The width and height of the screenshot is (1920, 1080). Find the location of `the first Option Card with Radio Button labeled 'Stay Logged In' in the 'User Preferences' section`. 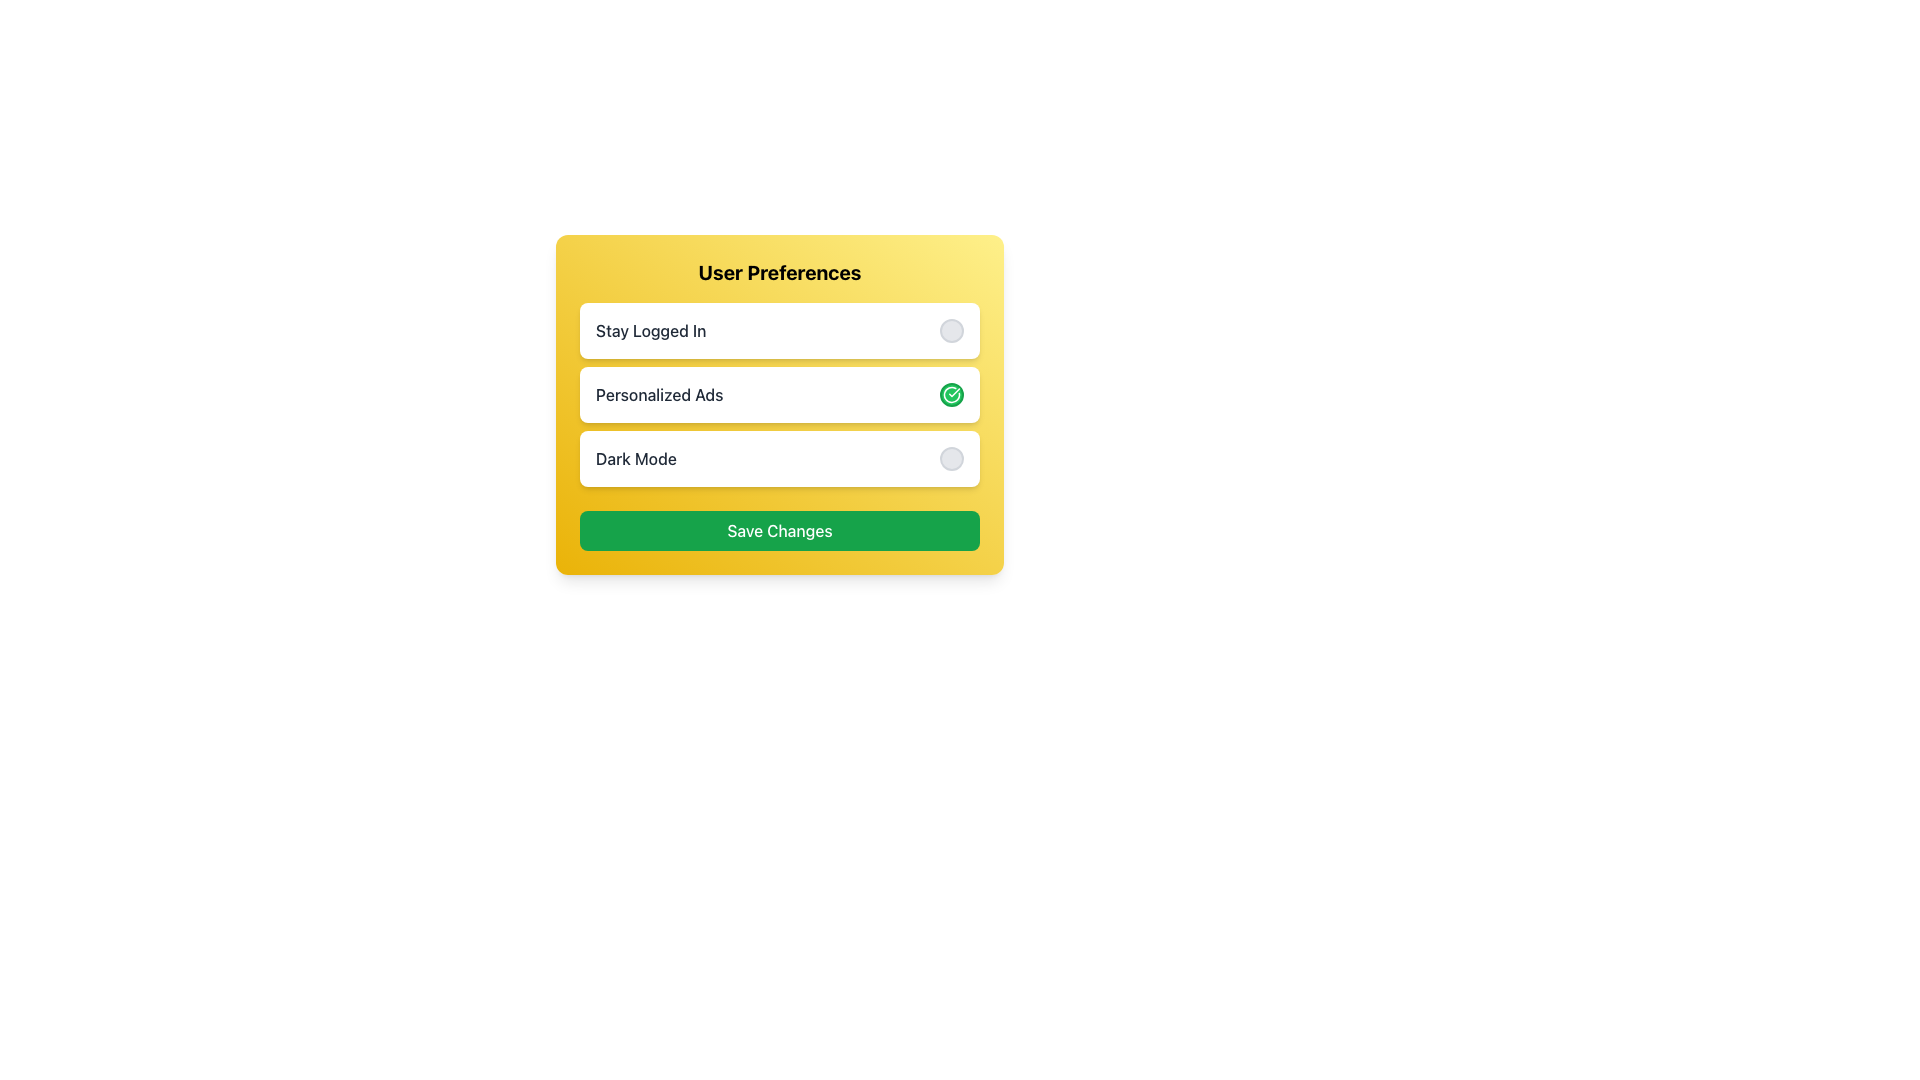

the first Option Card with Radio Button labeled 'Stay Logged In' in the 'User Preferences' section is located at coordinates (778, 330).